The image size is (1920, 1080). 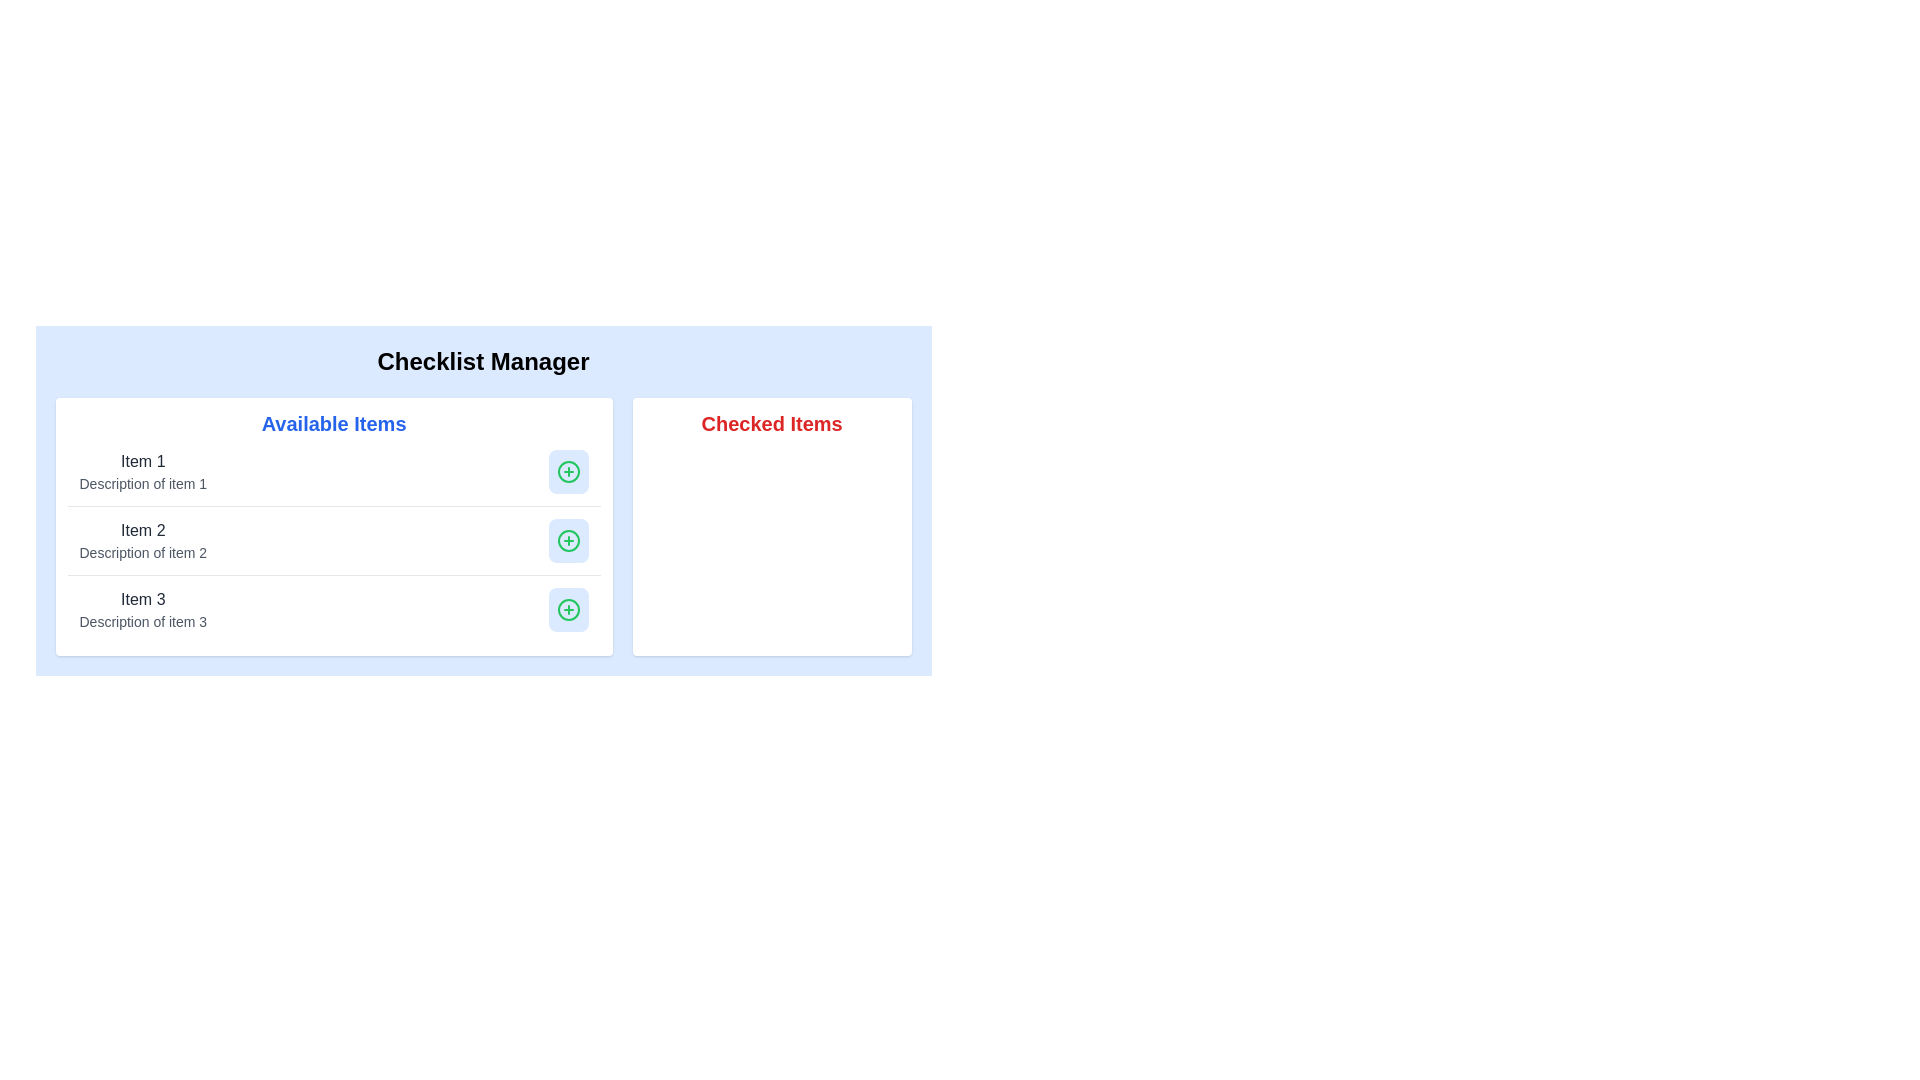 What do you see at coordinates (142, 552) in the screenshot?
I see `the static text label that reads 'Description of item 2', which is located beneath the item title 'Item 2' in the second row of the 'Available Items' list` at bounding box center [142, 552].